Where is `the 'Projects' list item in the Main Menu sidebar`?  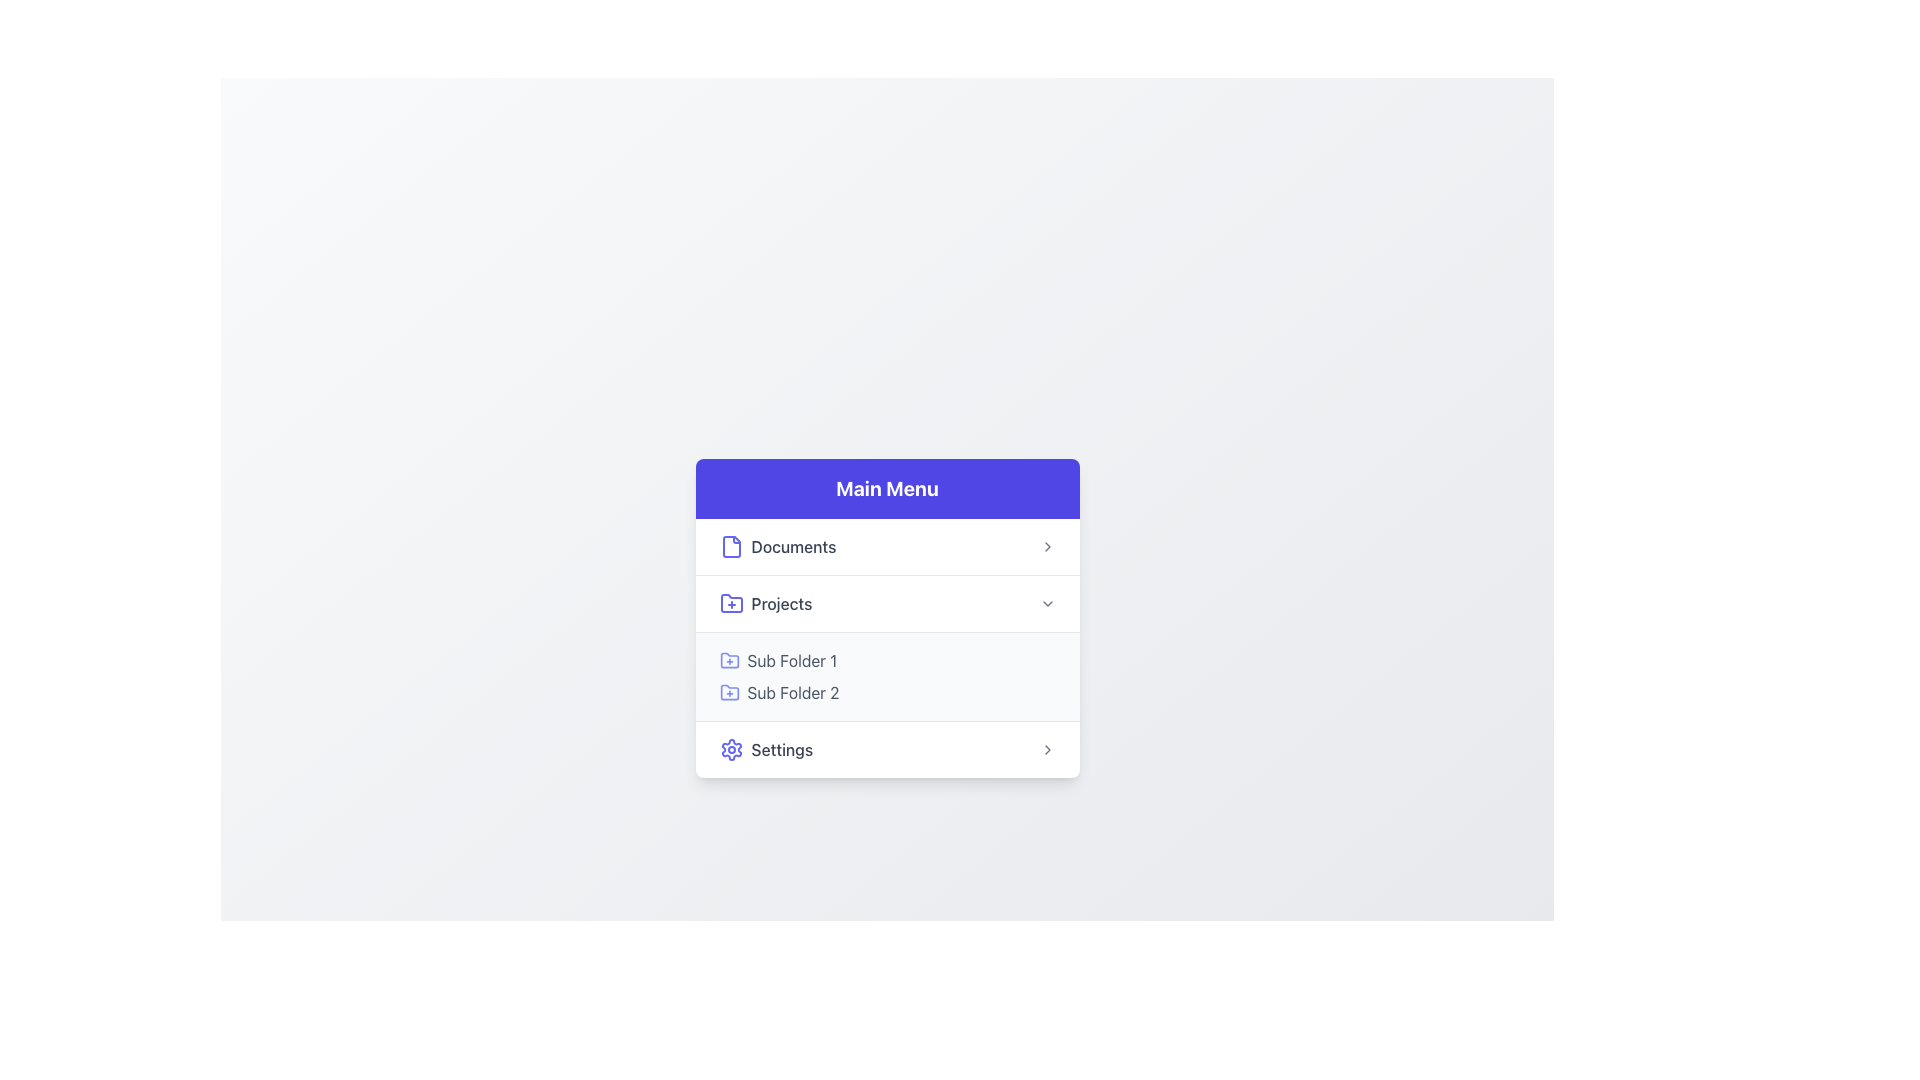 the 'Projects' list item in the Main Menu sidebar is located at coordinates (886, 601).